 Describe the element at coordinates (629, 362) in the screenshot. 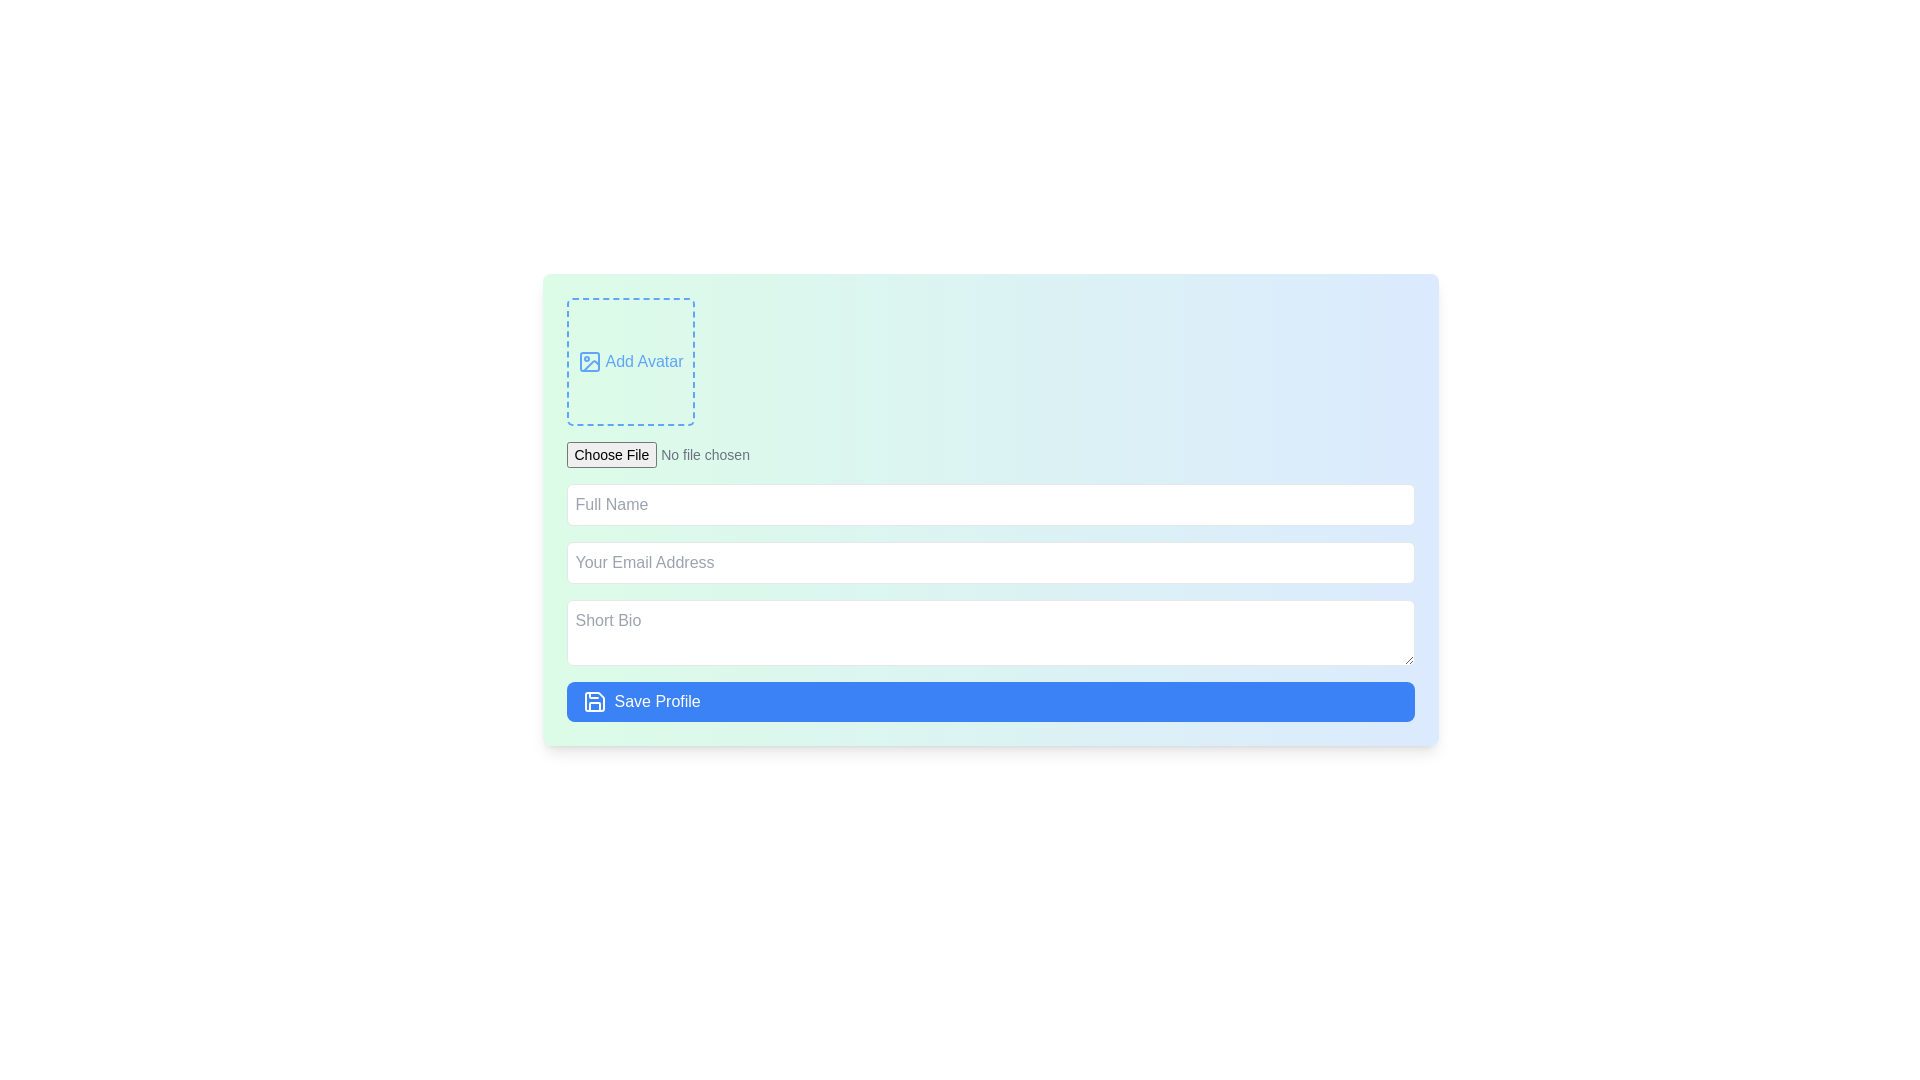

I see `the avatar upload button located at the top-right corner of the form layout, which serves as a placeholder for adding or uploading an avatar image` at that location.